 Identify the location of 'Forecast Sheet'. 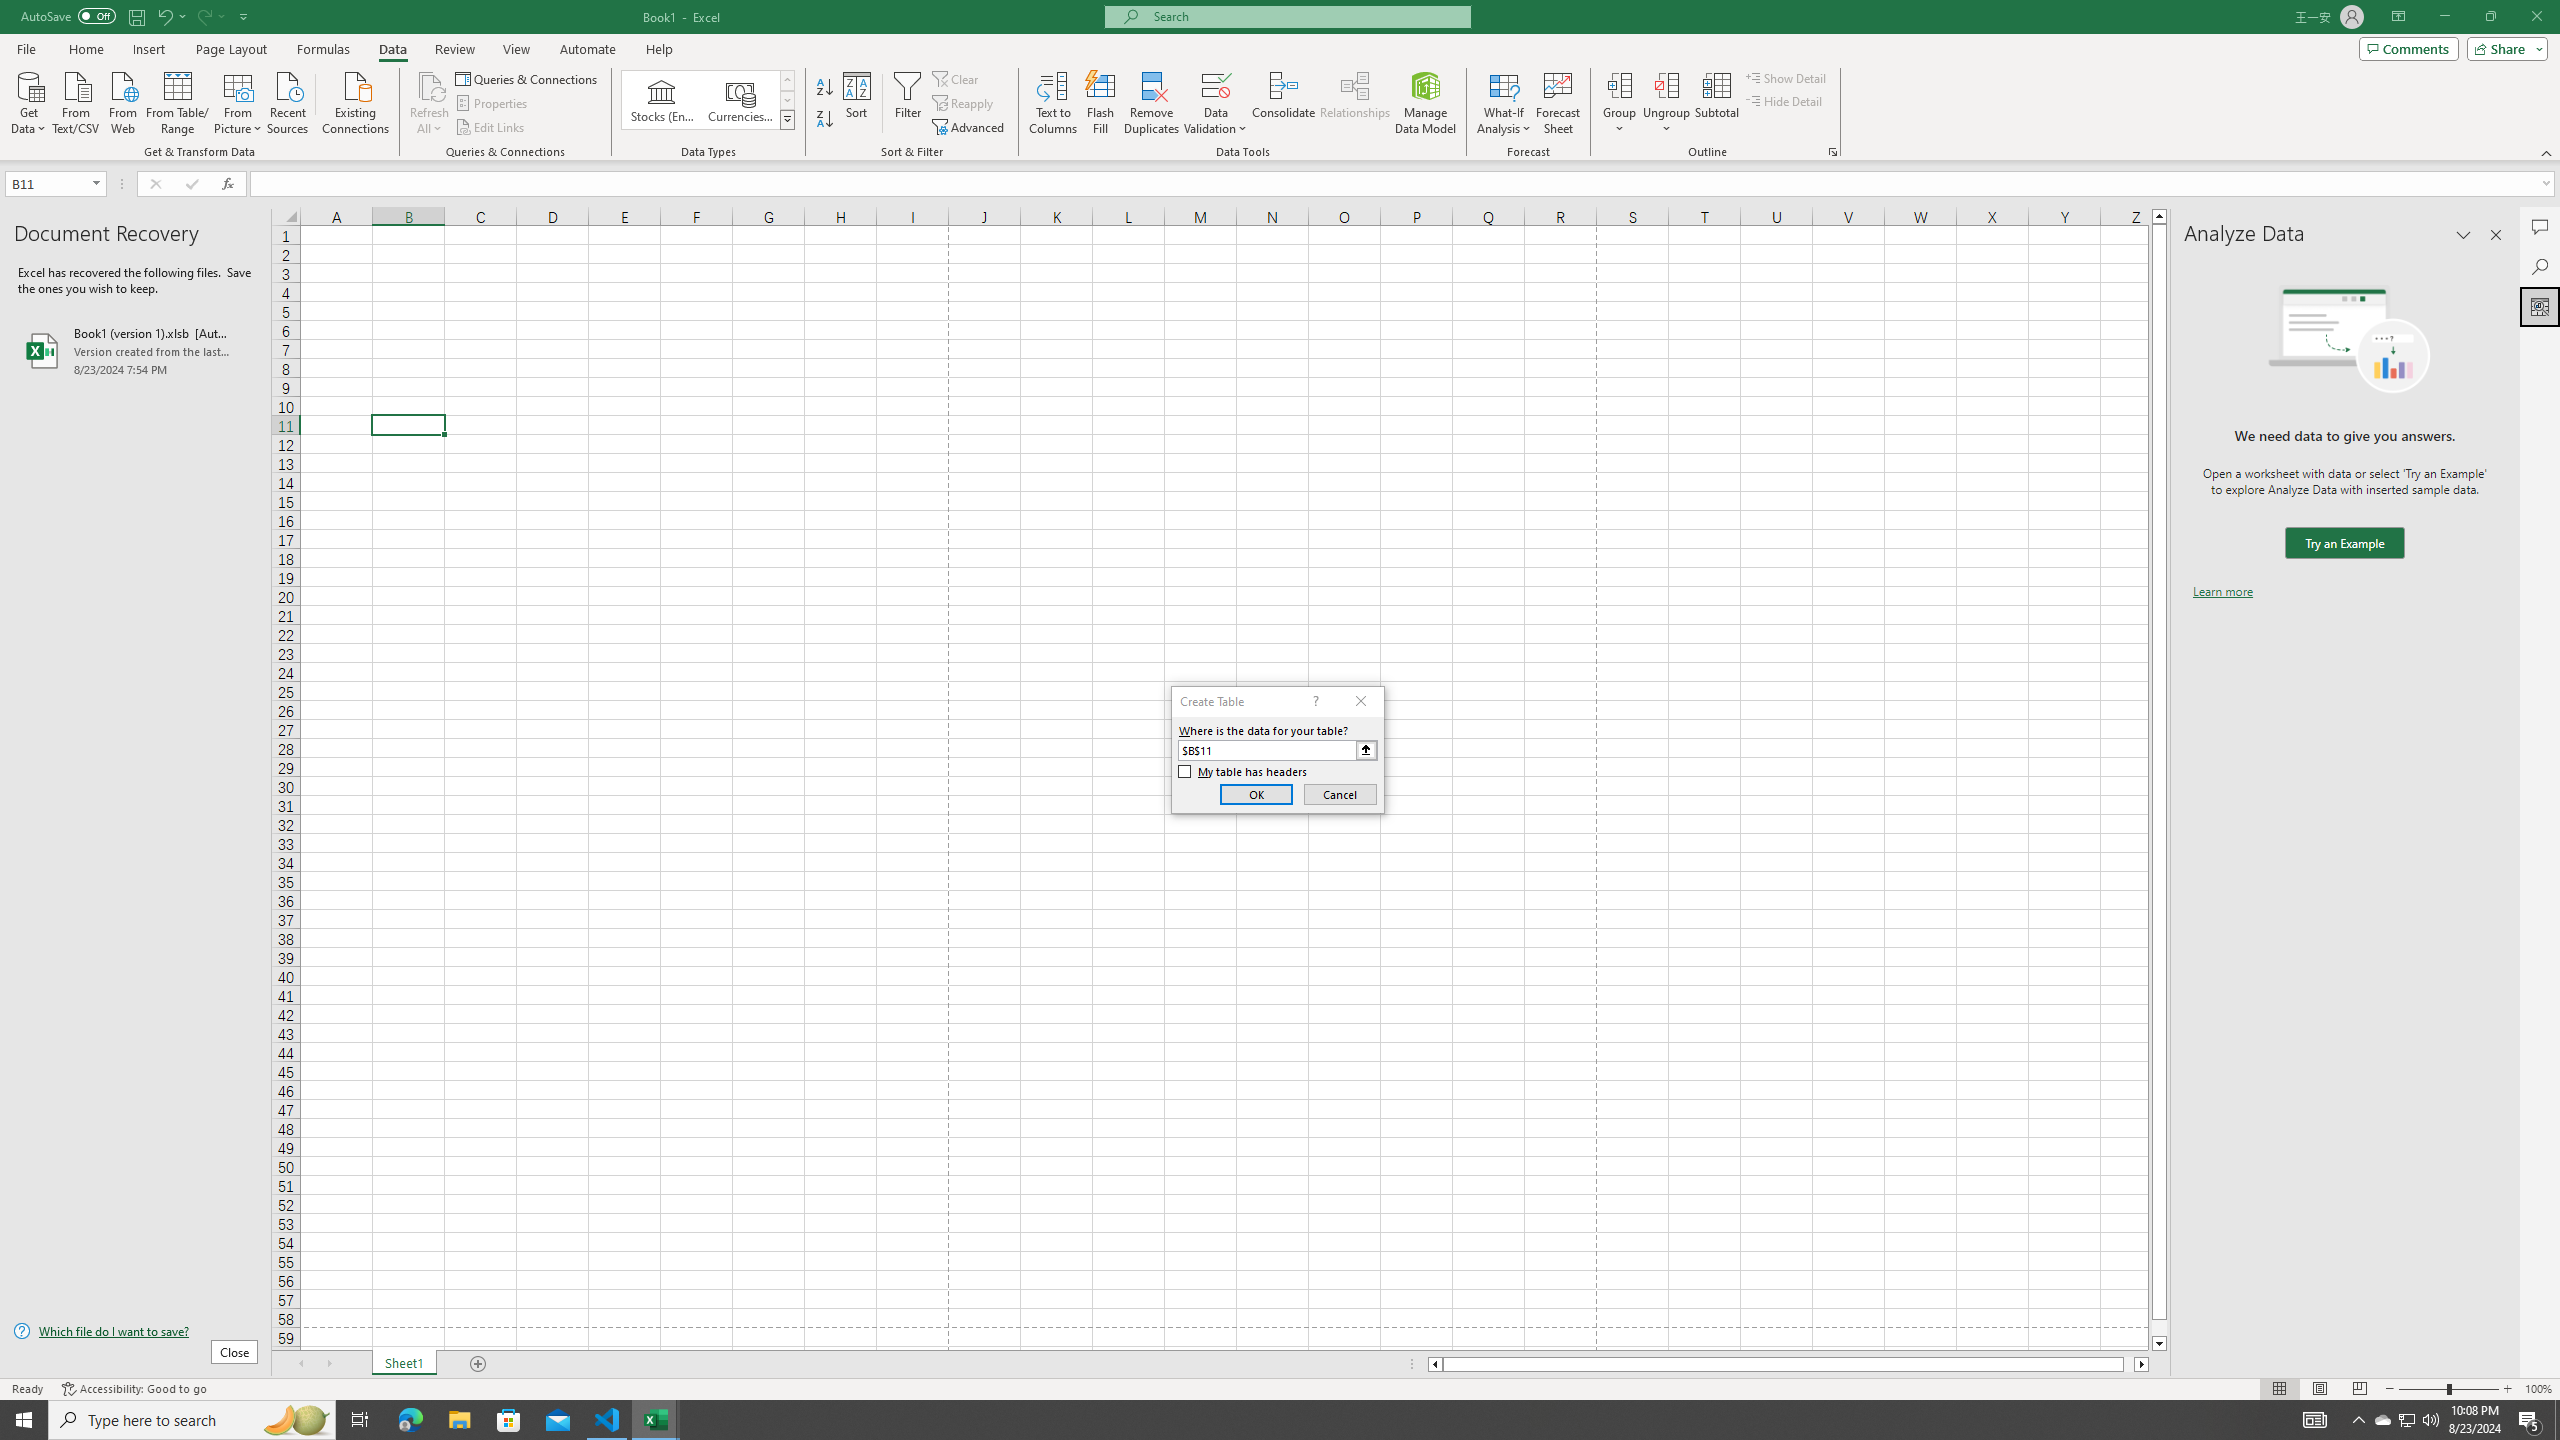
(1557, 103).